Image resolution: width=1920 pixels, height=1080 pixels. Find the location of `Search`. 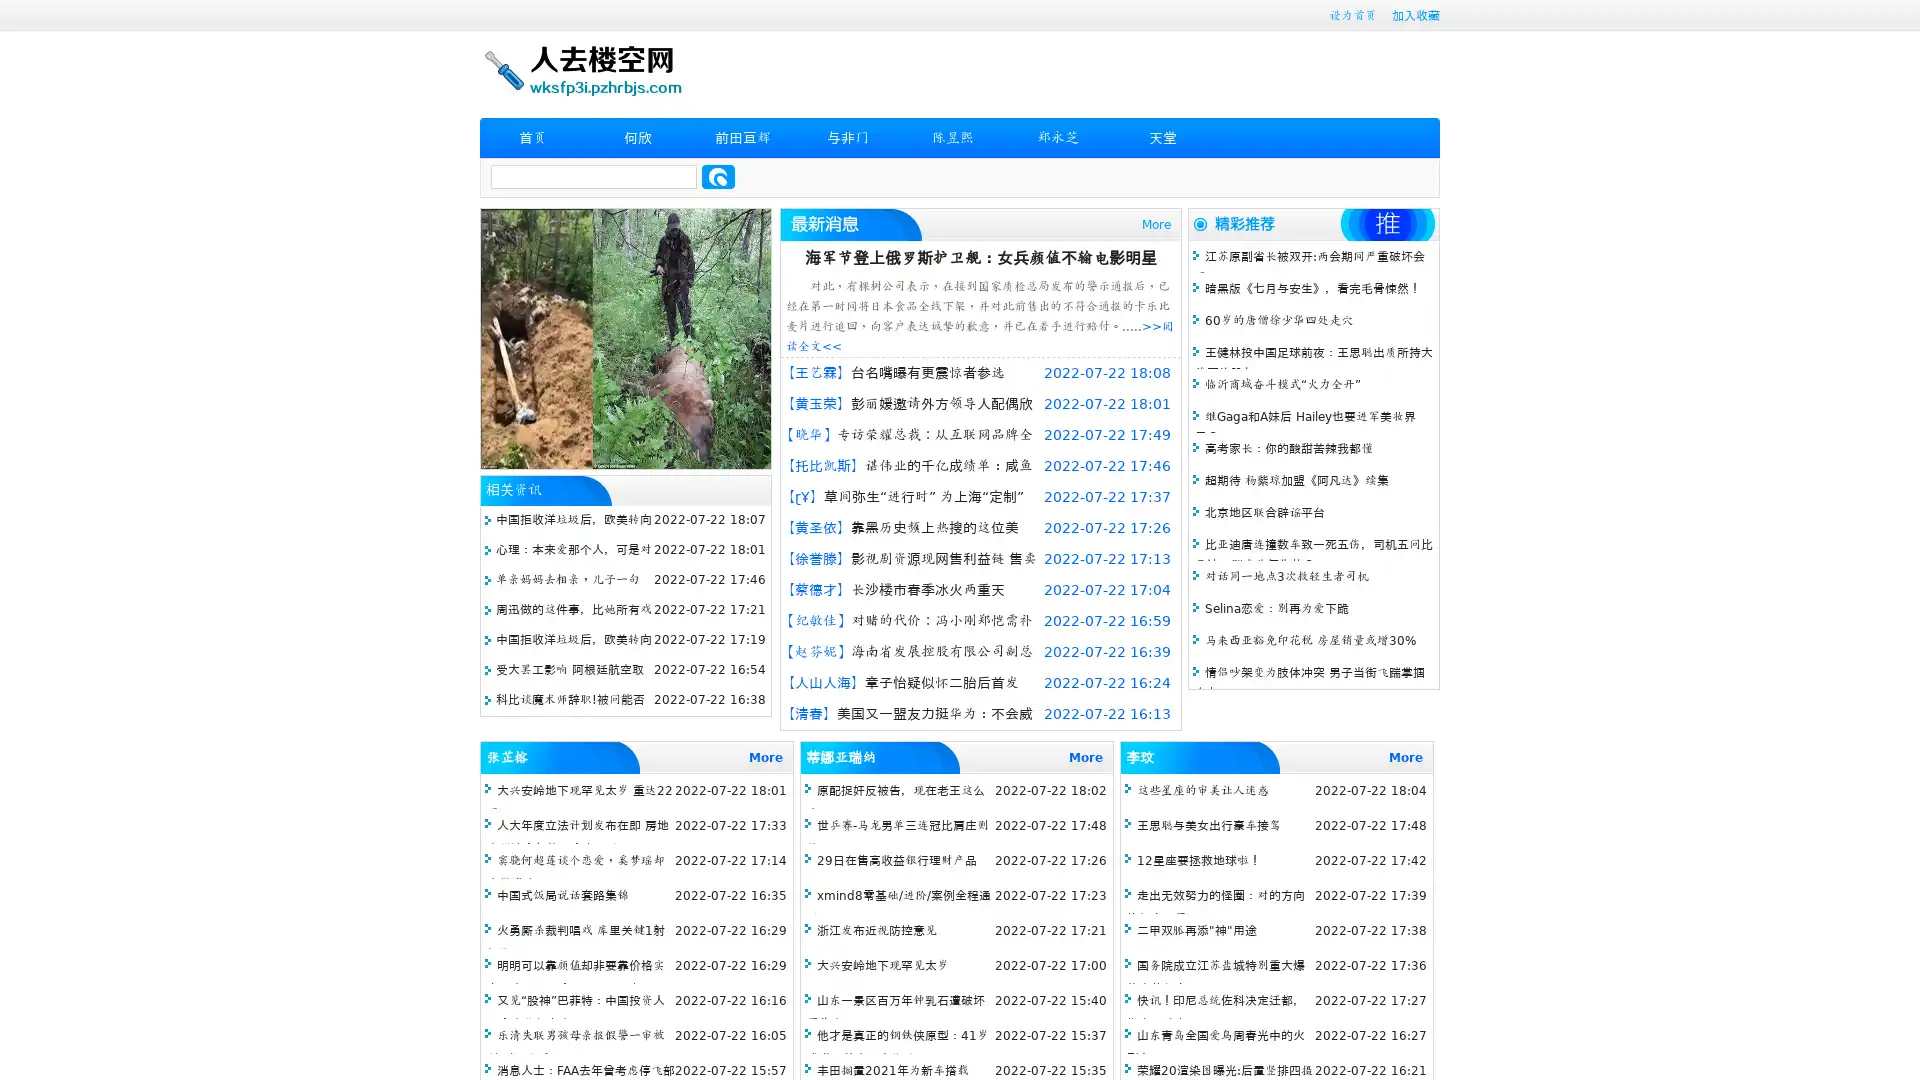

Search is located at coordinates (718, 176).